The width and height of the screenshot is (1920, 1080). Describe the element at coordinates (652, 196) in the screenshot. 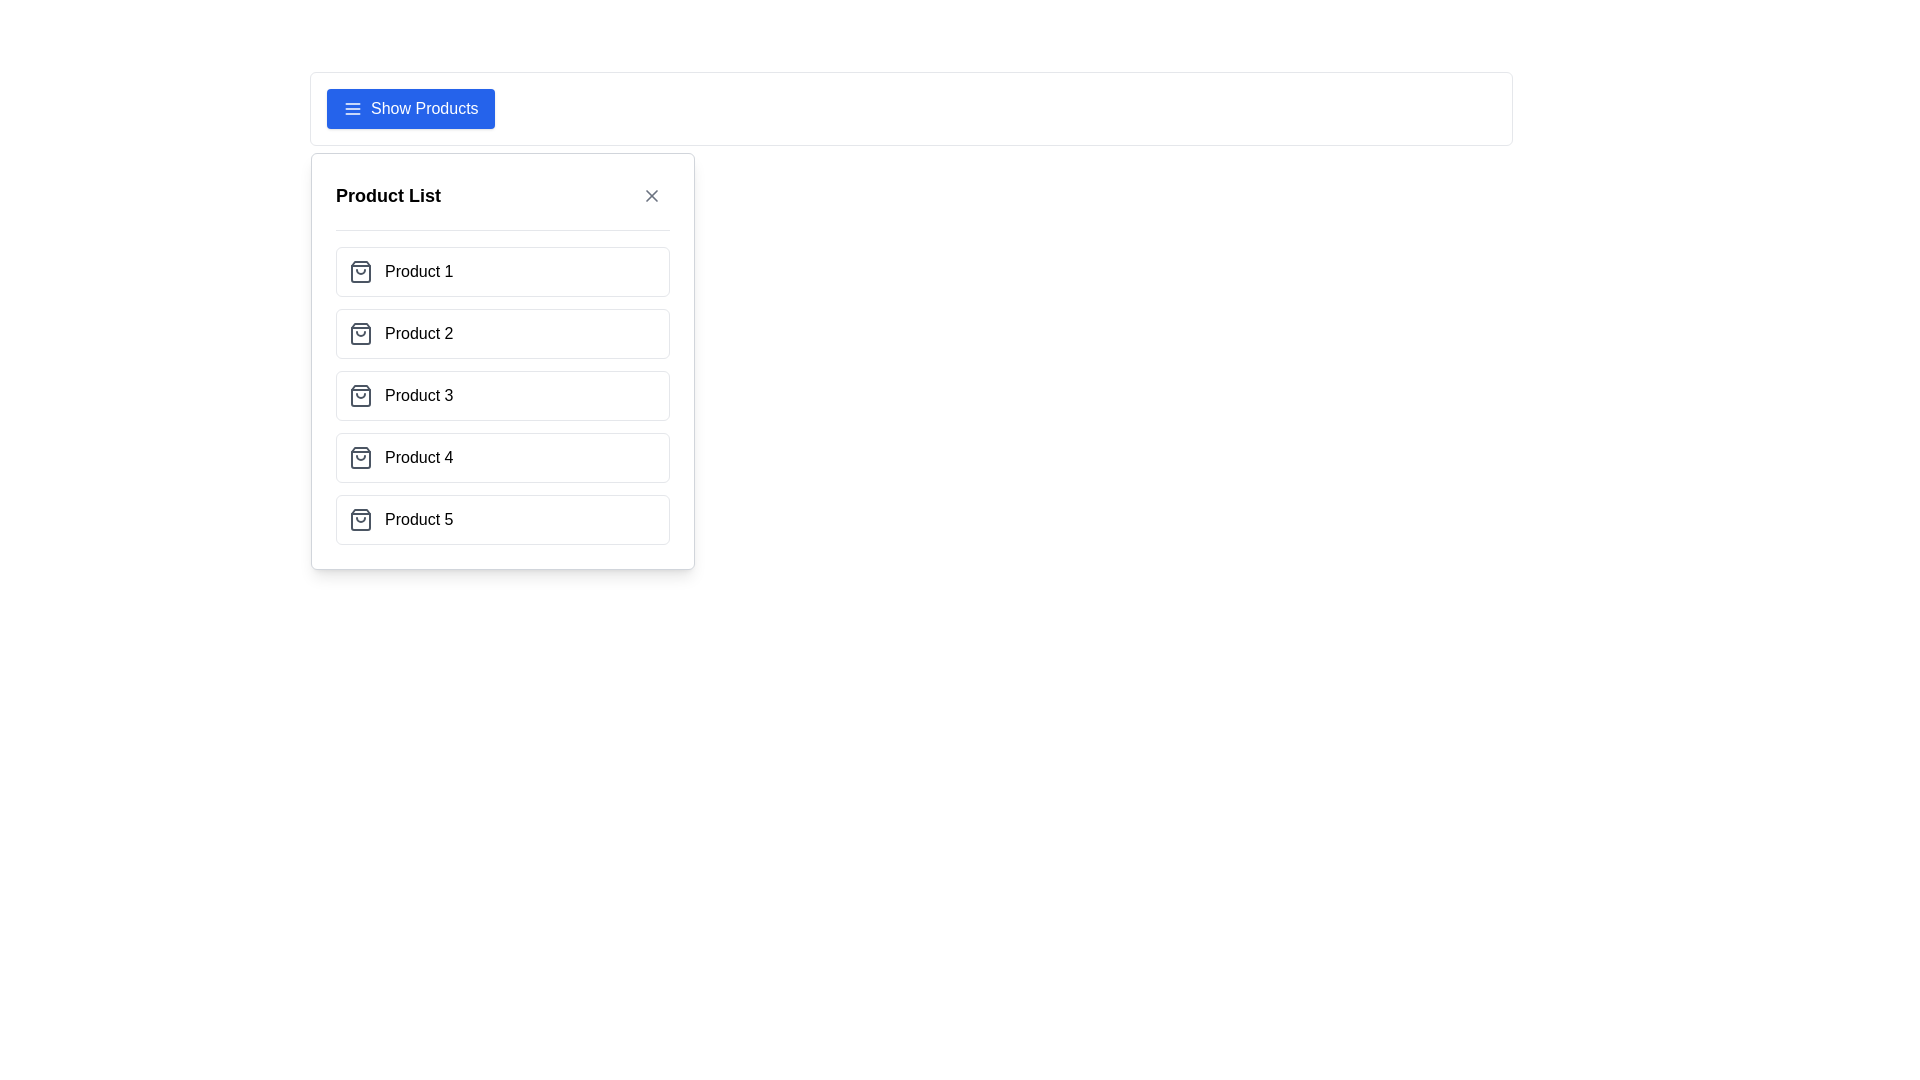

I see `the circular button with a light gray background and 'X' icon located at the top-right corner of the 'Product List' section` at that location.